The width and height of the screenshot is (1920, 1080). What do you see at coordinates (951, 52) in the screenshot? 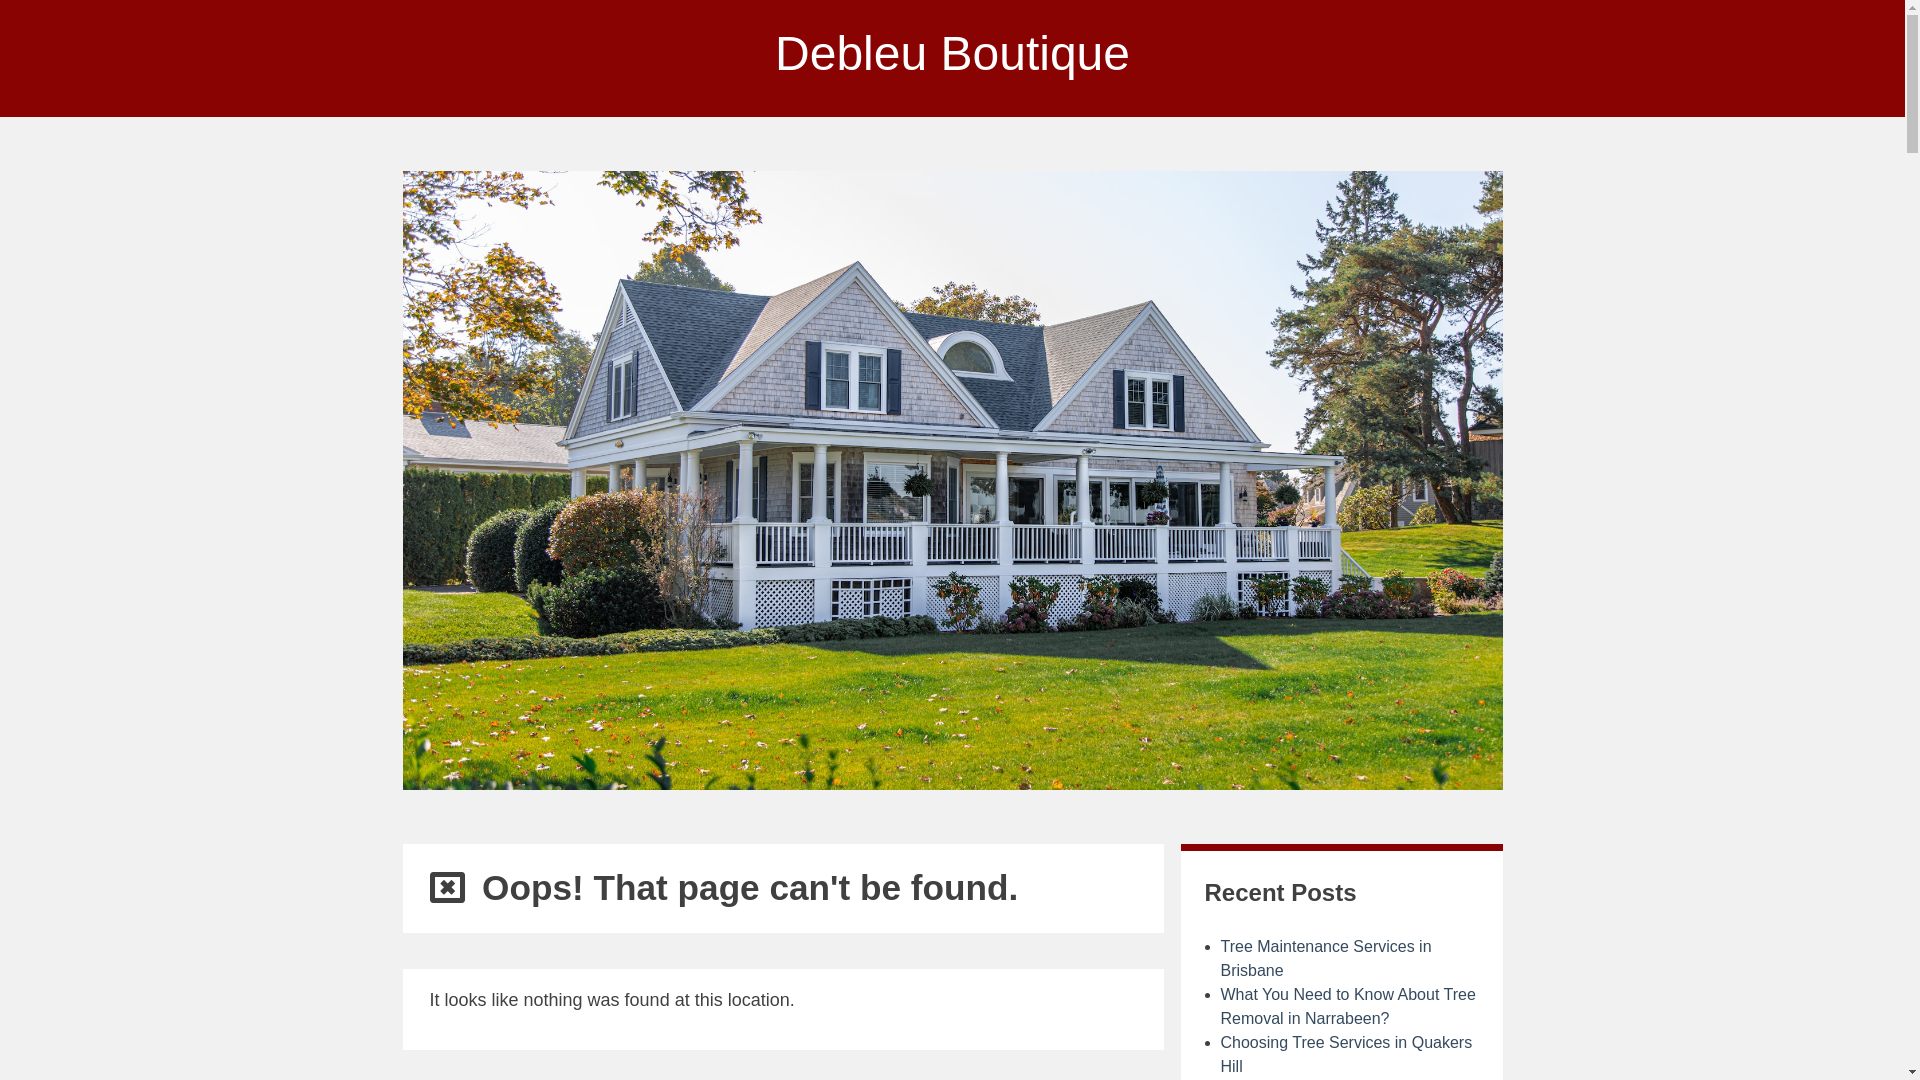
I see `'Debleu Boutique'` at bounding box center [951, 52].